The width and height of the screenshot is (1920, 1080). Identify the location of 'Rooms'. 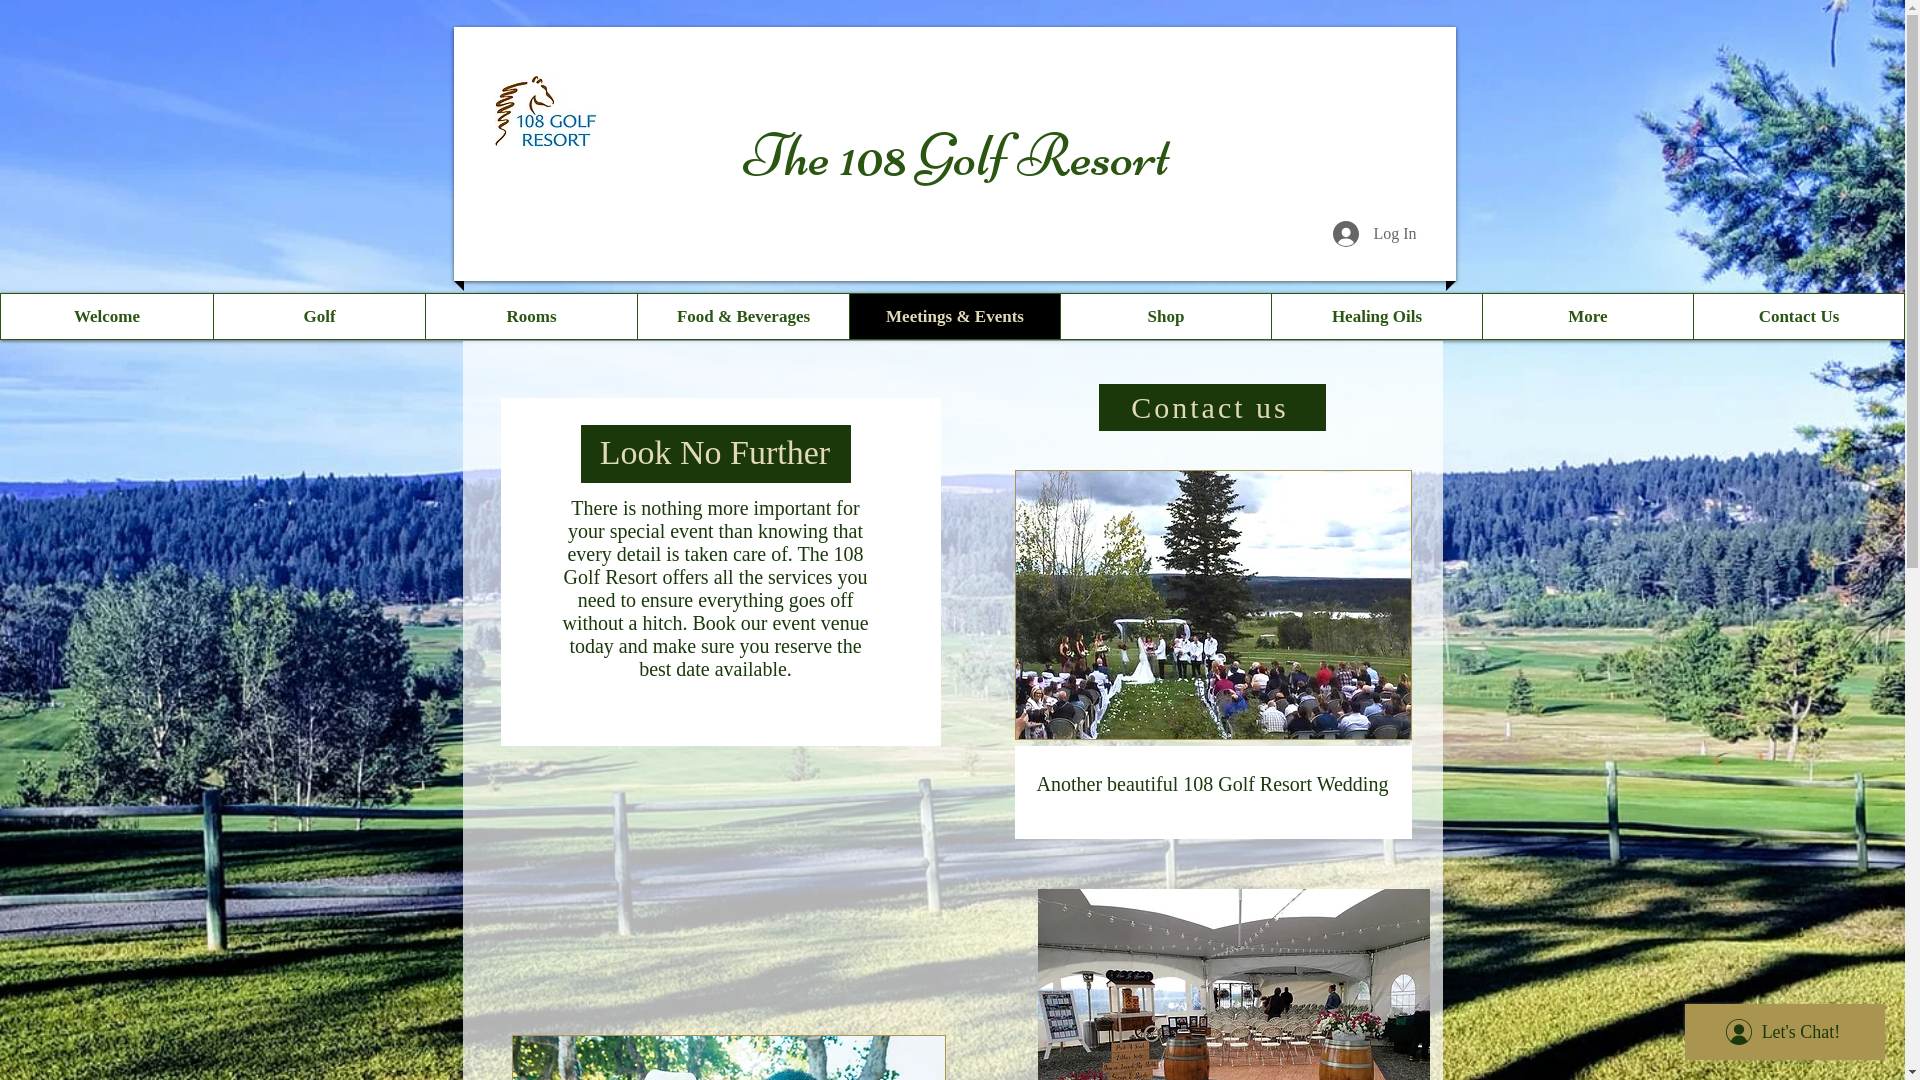
(424, 315).